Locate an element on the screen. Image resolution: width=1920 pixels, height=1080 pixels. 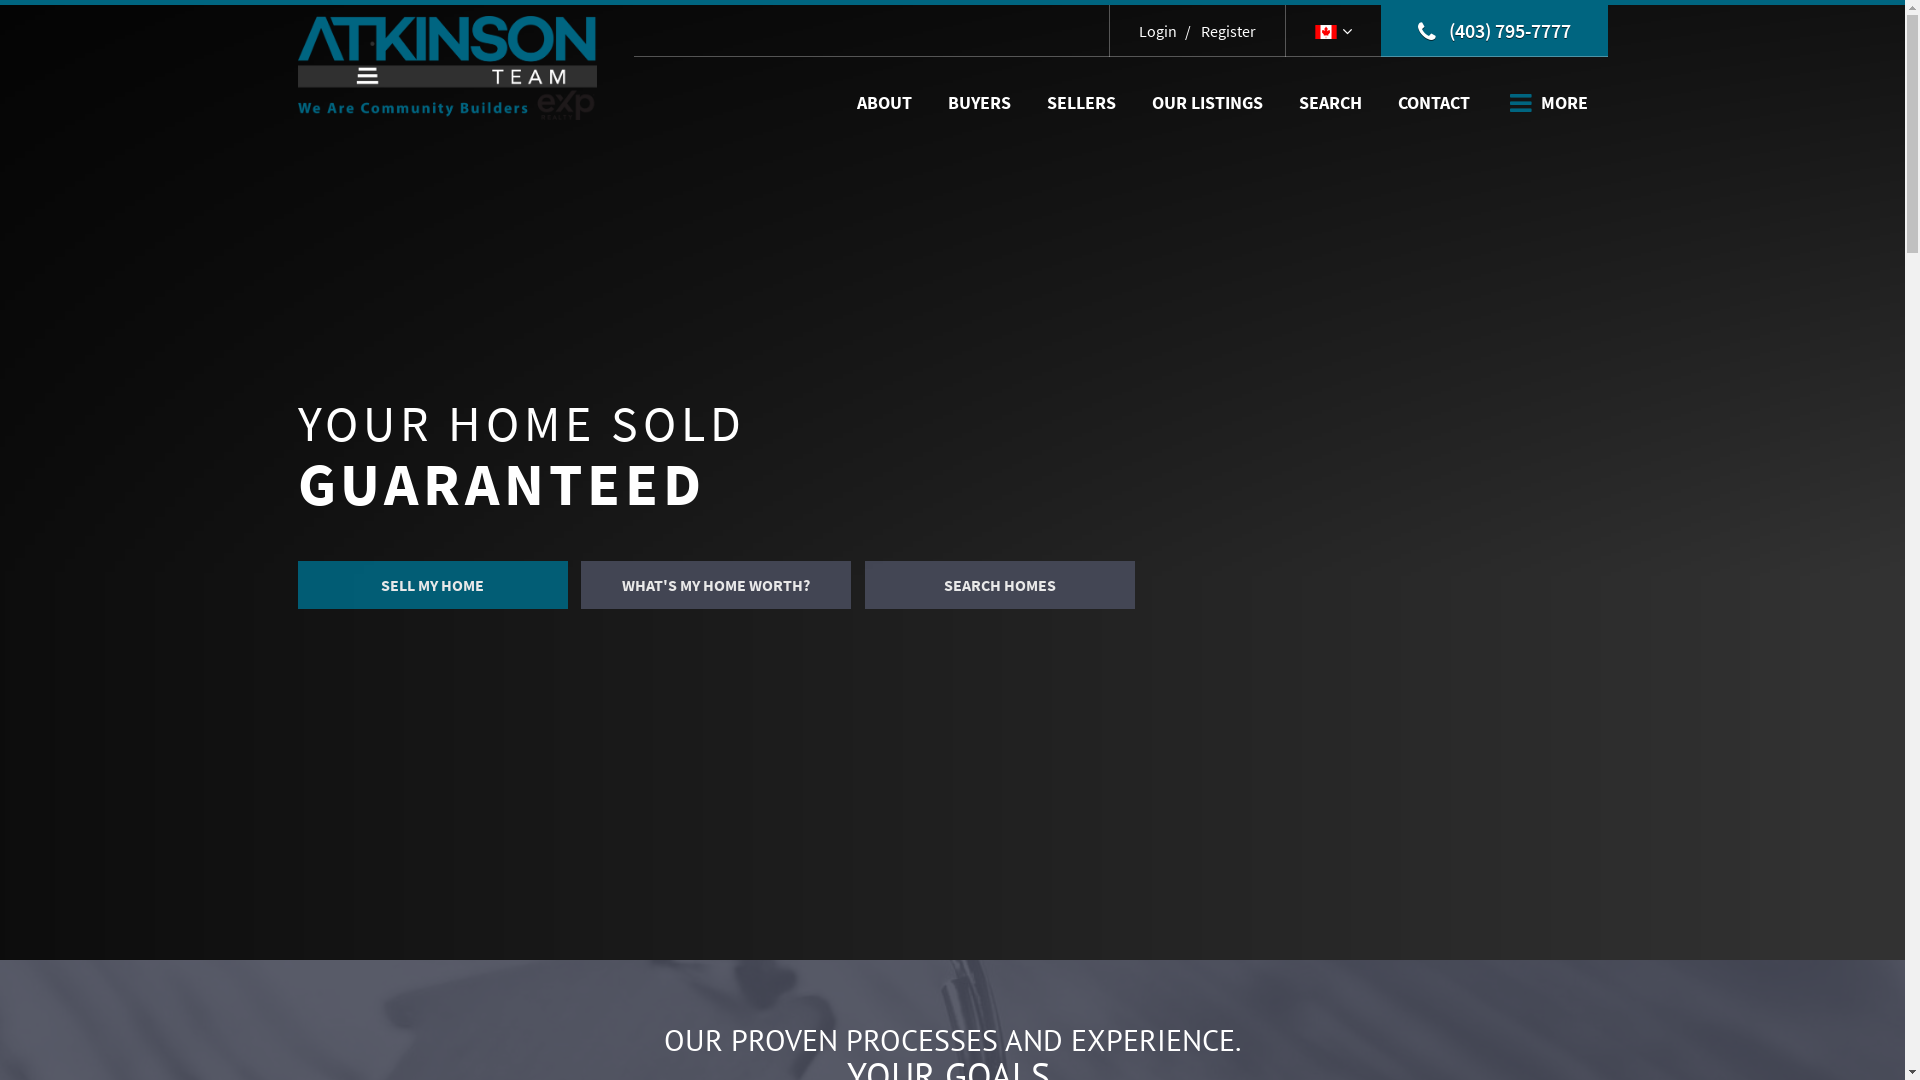
'MORE' is located at coordinates (1548, 103).